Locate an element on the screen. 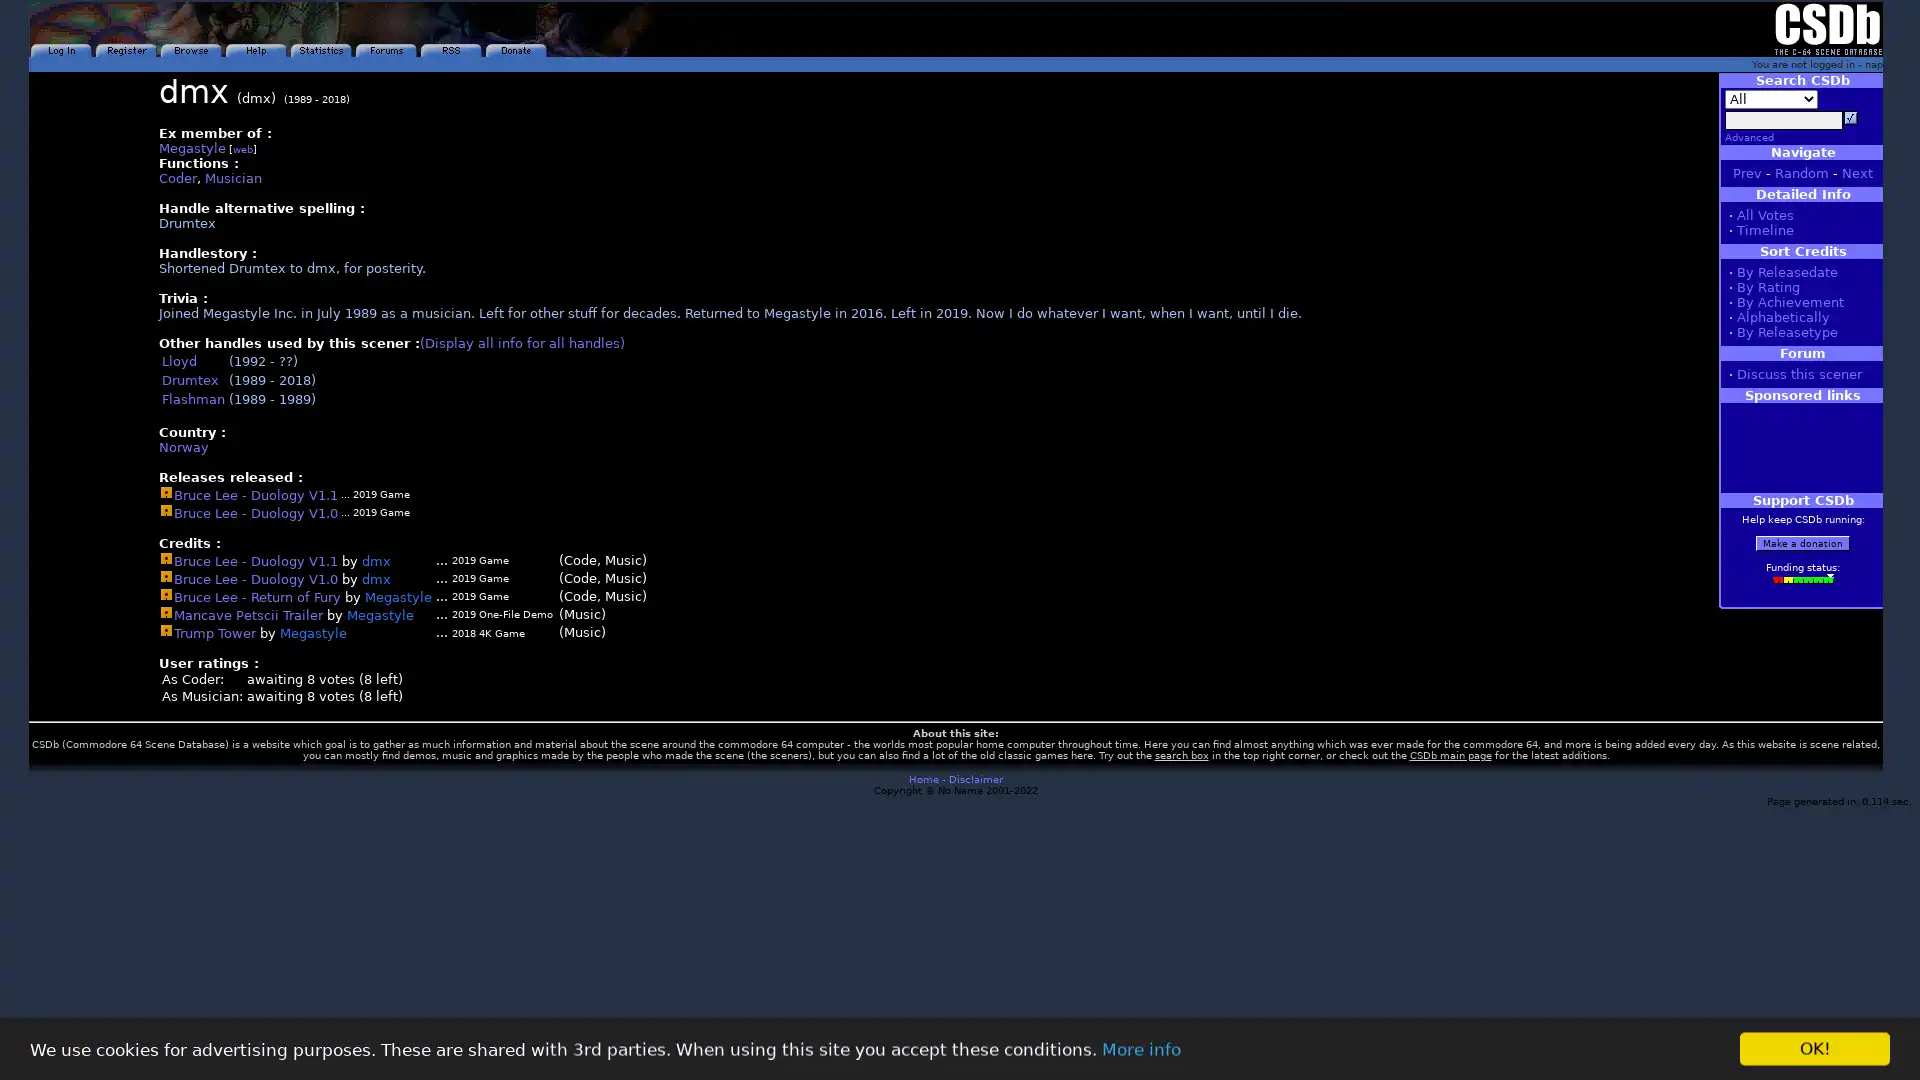 The height and width of the screenshot is (1080, 1920). Go is located at coordinates (1850, 118).